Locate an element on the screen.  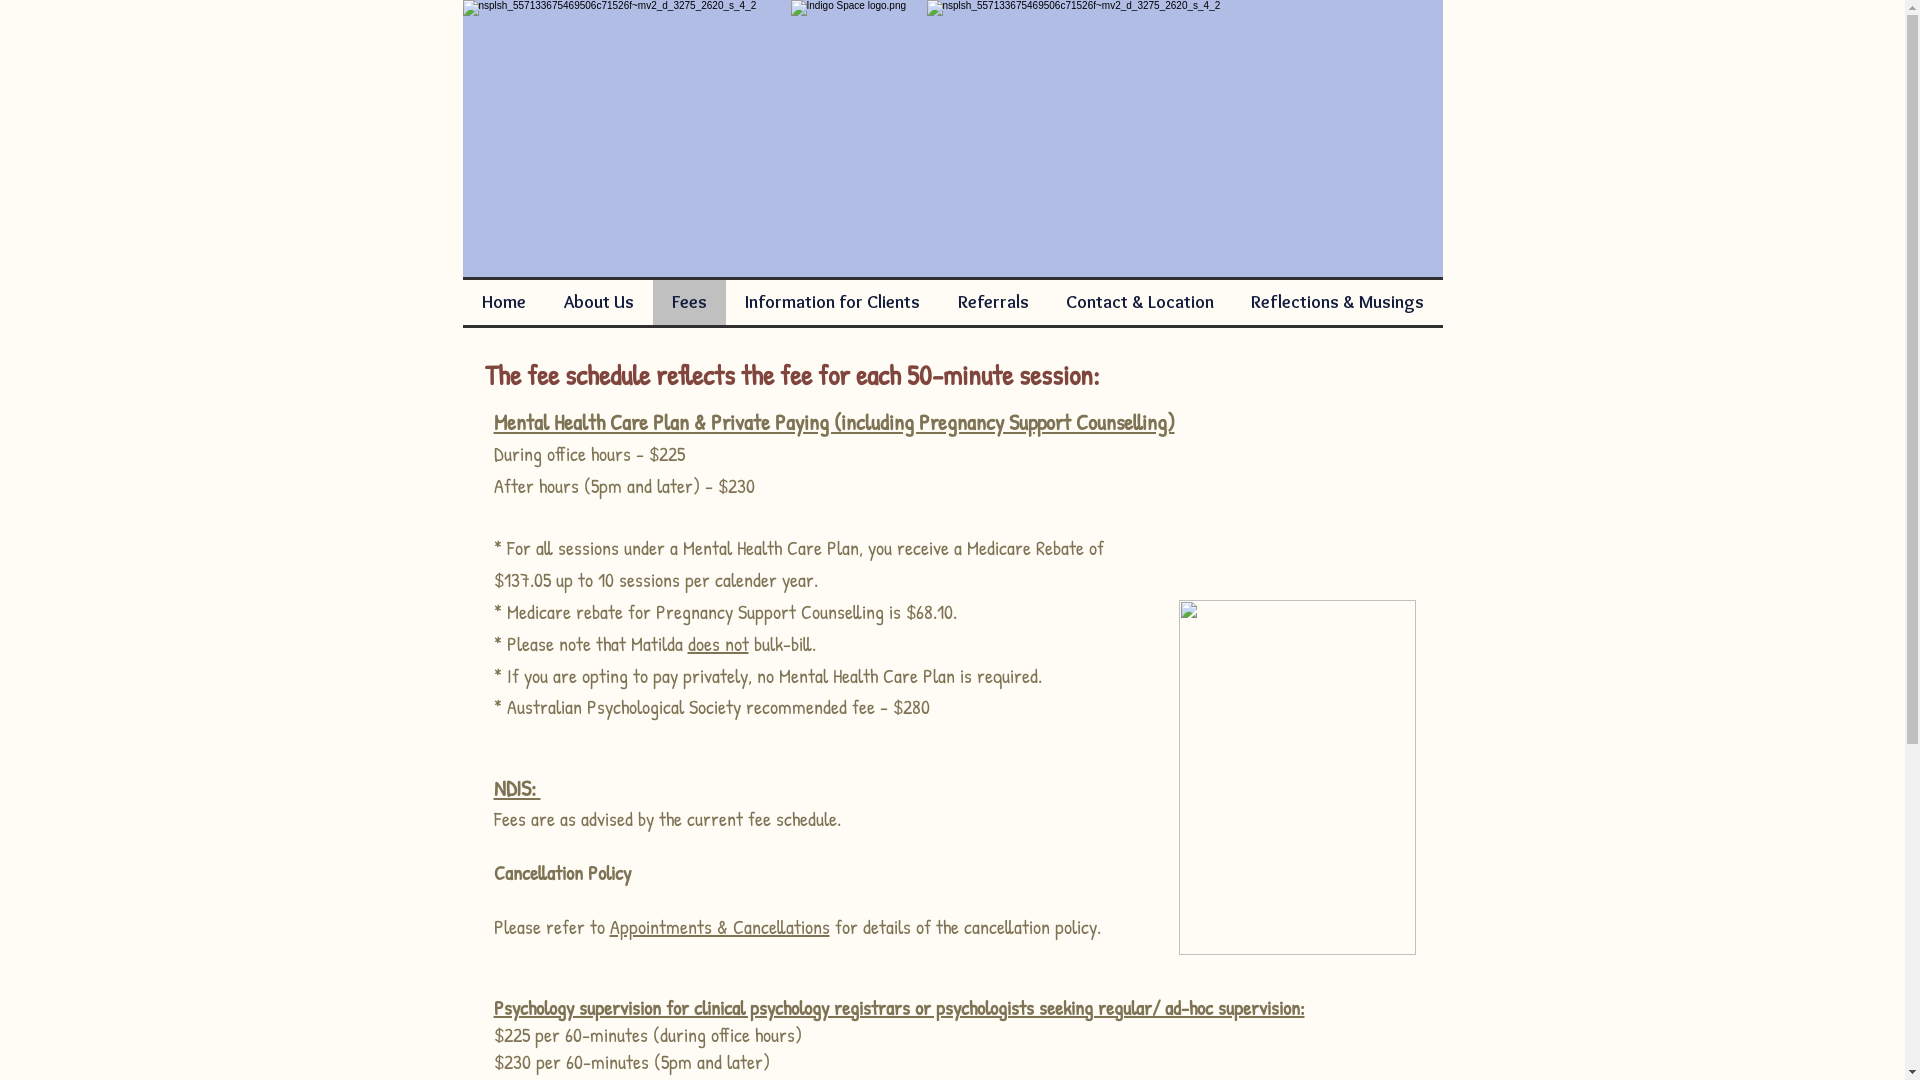
'Reflections & Musings' is located at coordinates (1231, 302).